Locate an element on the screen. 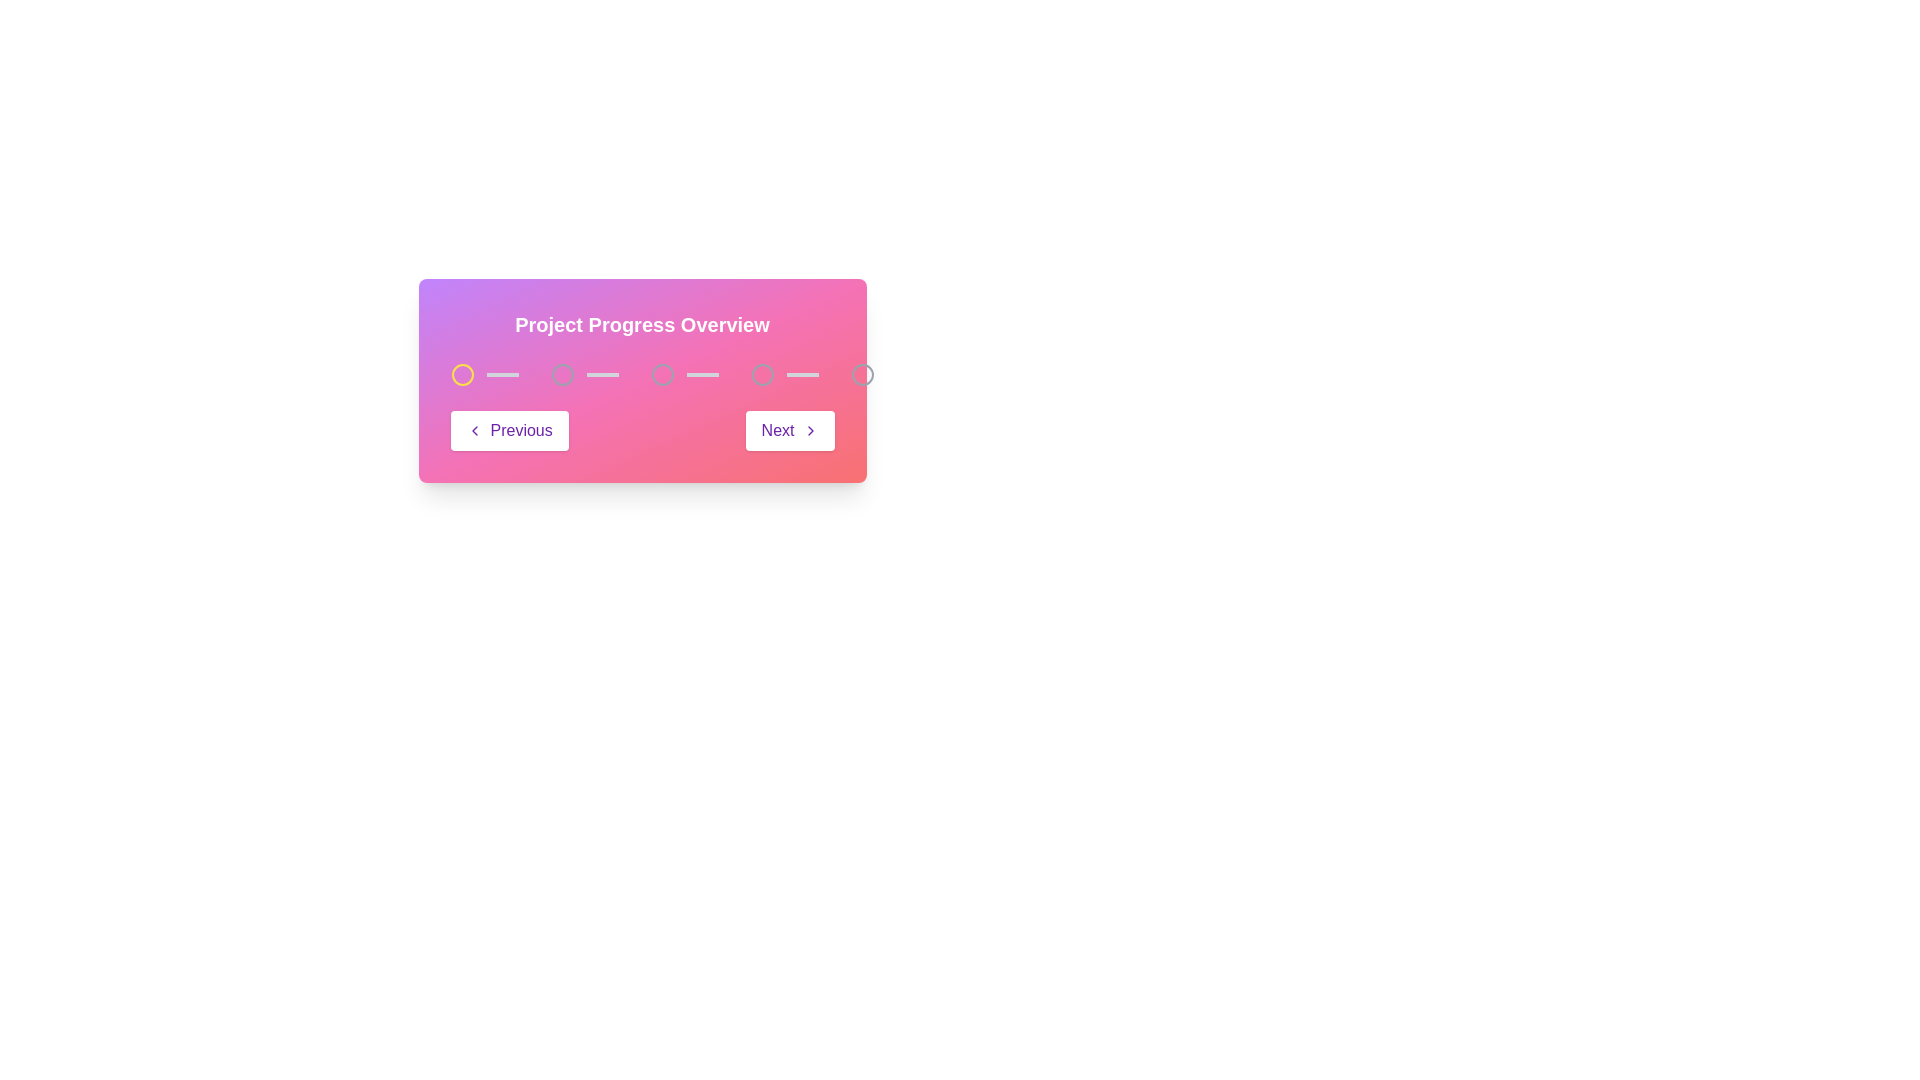  the state of the third circular graphic indicator in the step-by-step progression interface, which is part of a horizontal sequence of five shapes is located at coordinates (662, 374).